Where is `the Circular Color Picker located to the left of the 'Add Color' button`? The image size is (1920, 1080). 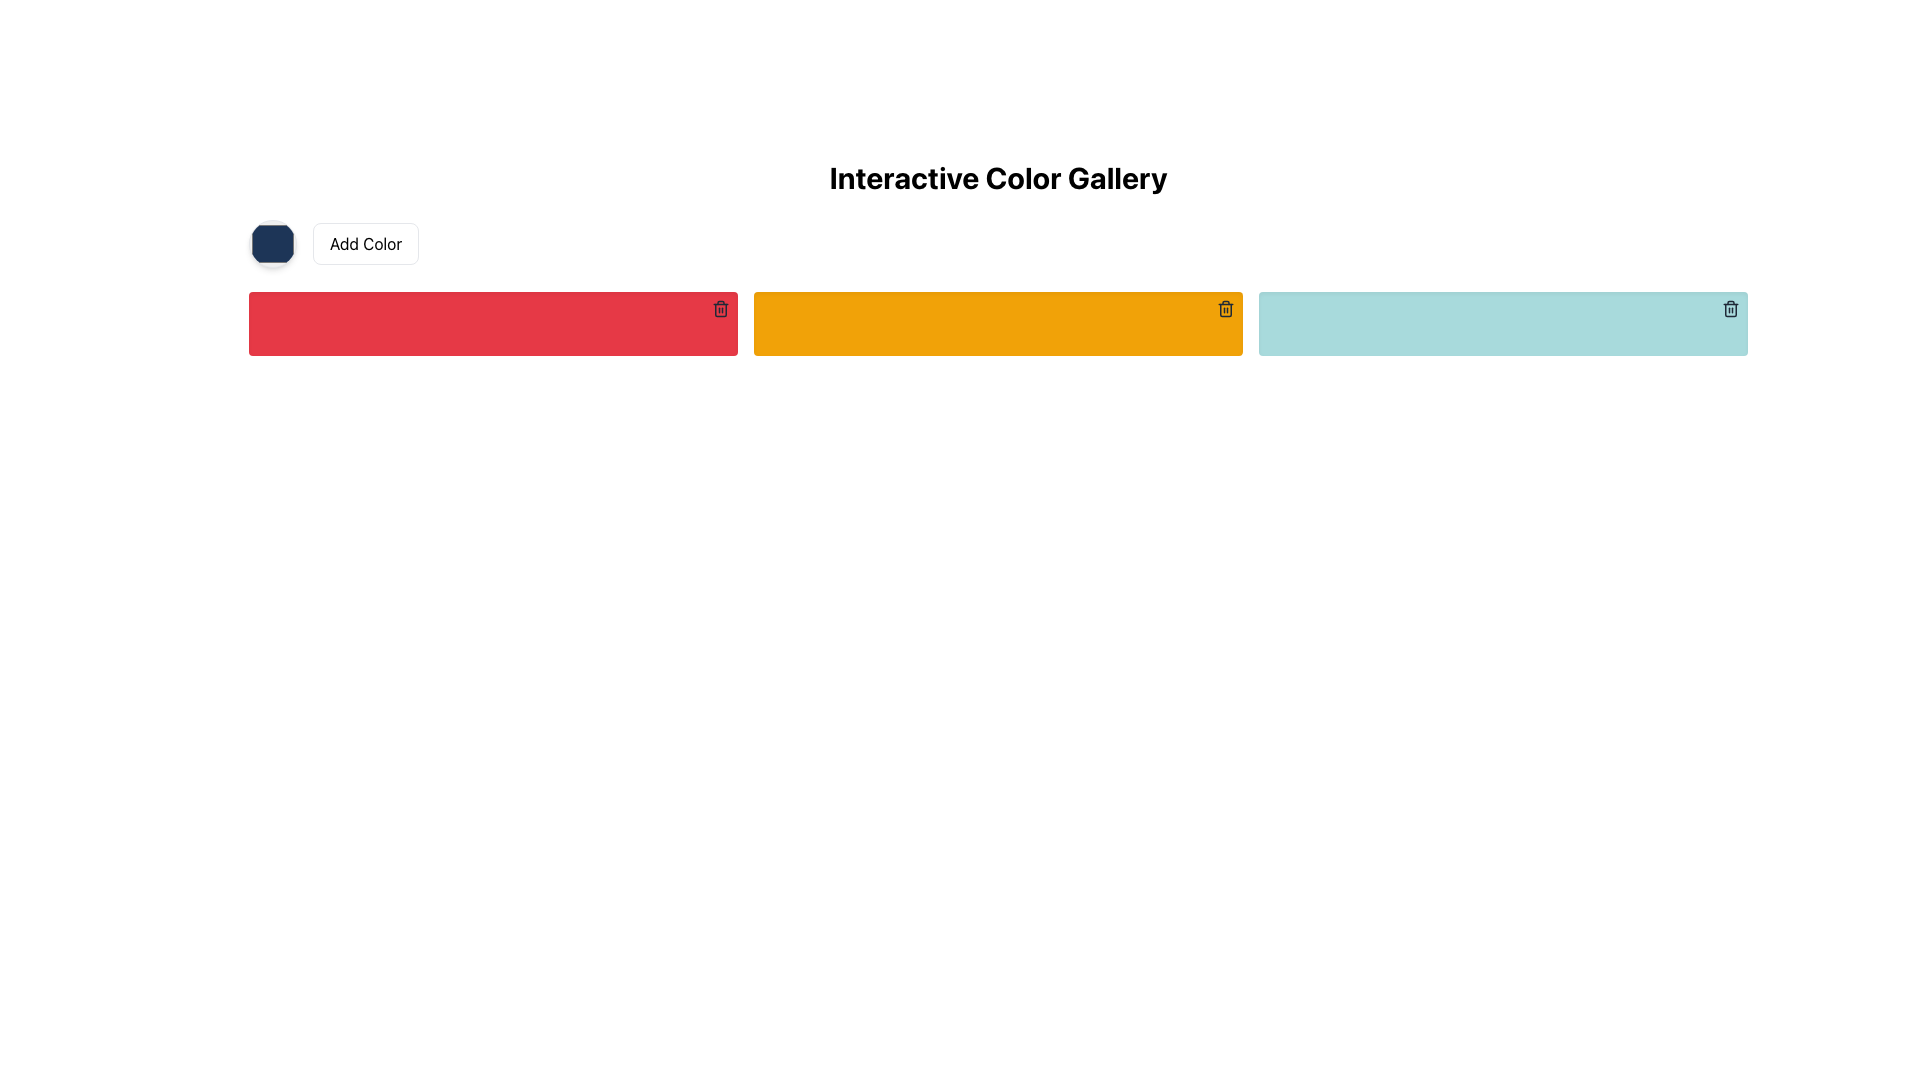 the Circular Color Picker located to the left of the 'Add Color' button is located at coordinates (272, 242).